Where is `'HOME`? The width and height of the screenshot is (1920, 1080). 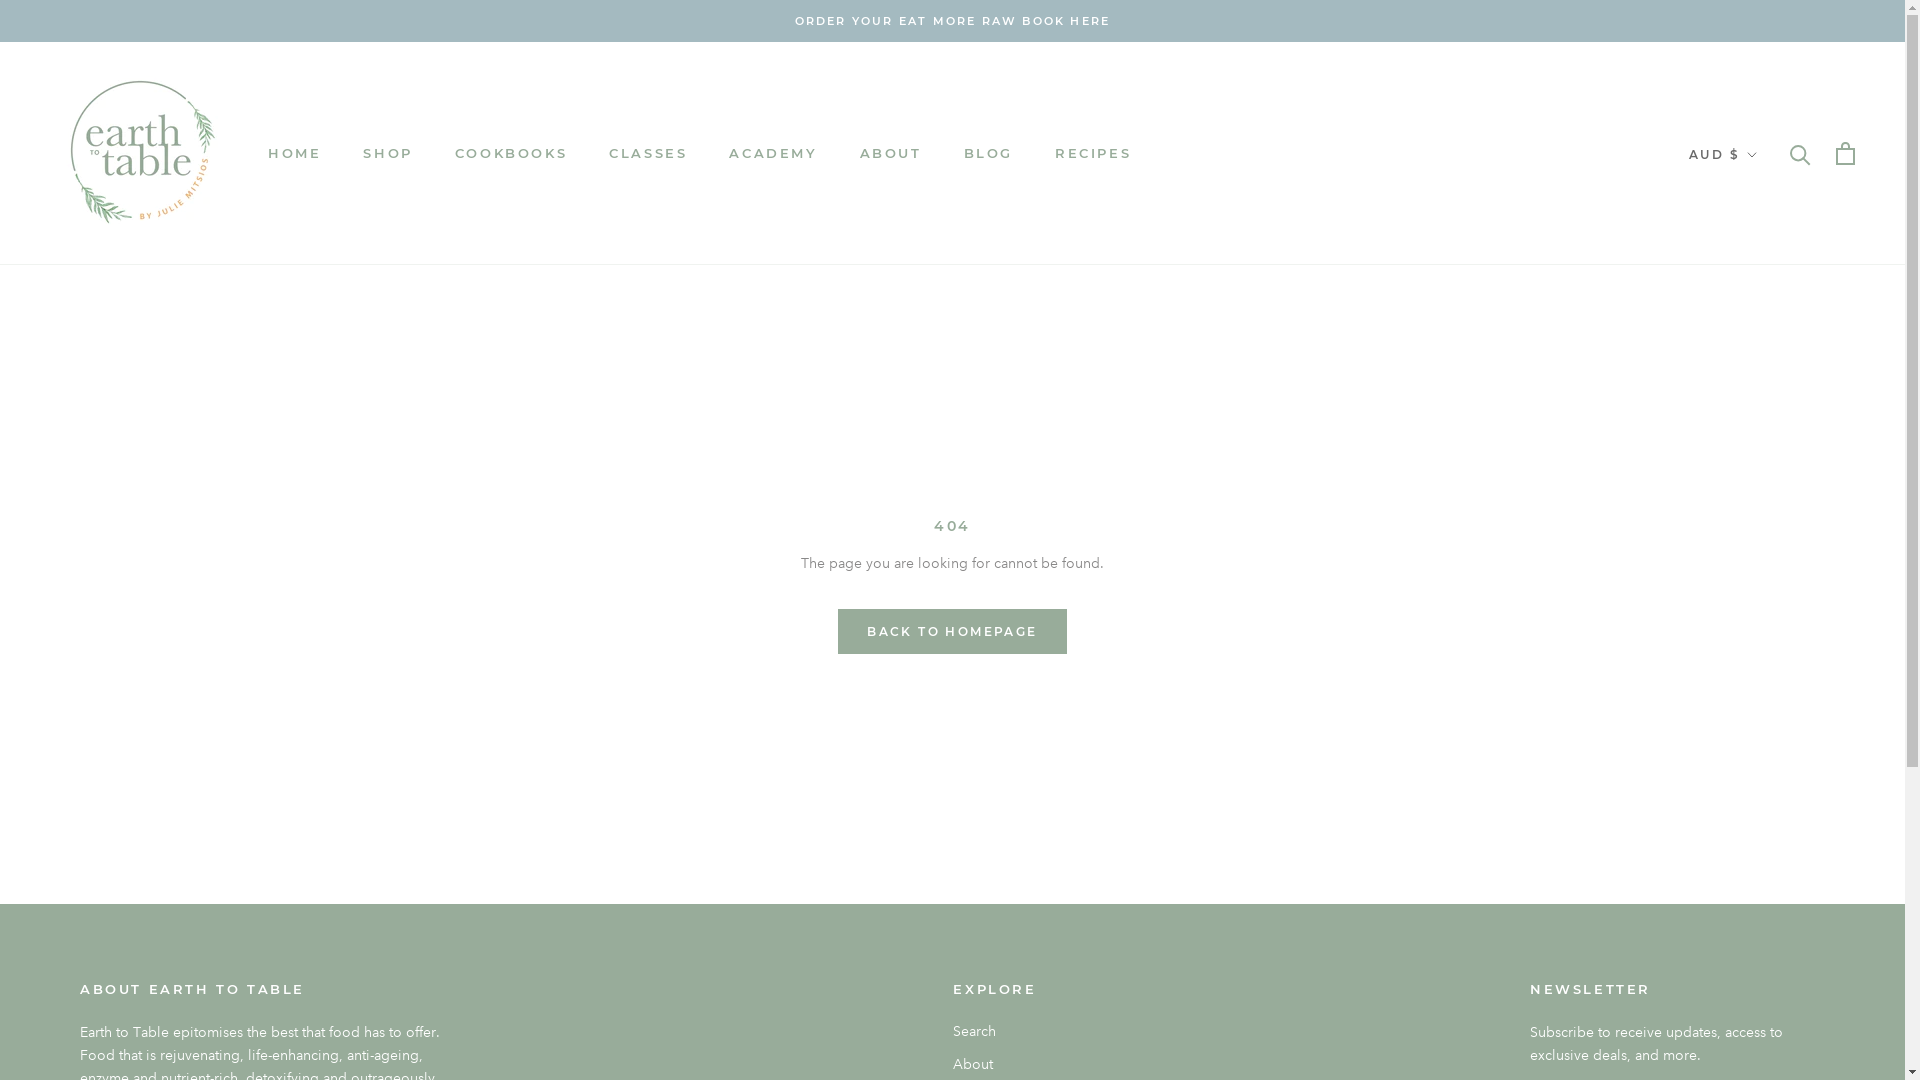 'HOME is located at coordinates (293, 152).